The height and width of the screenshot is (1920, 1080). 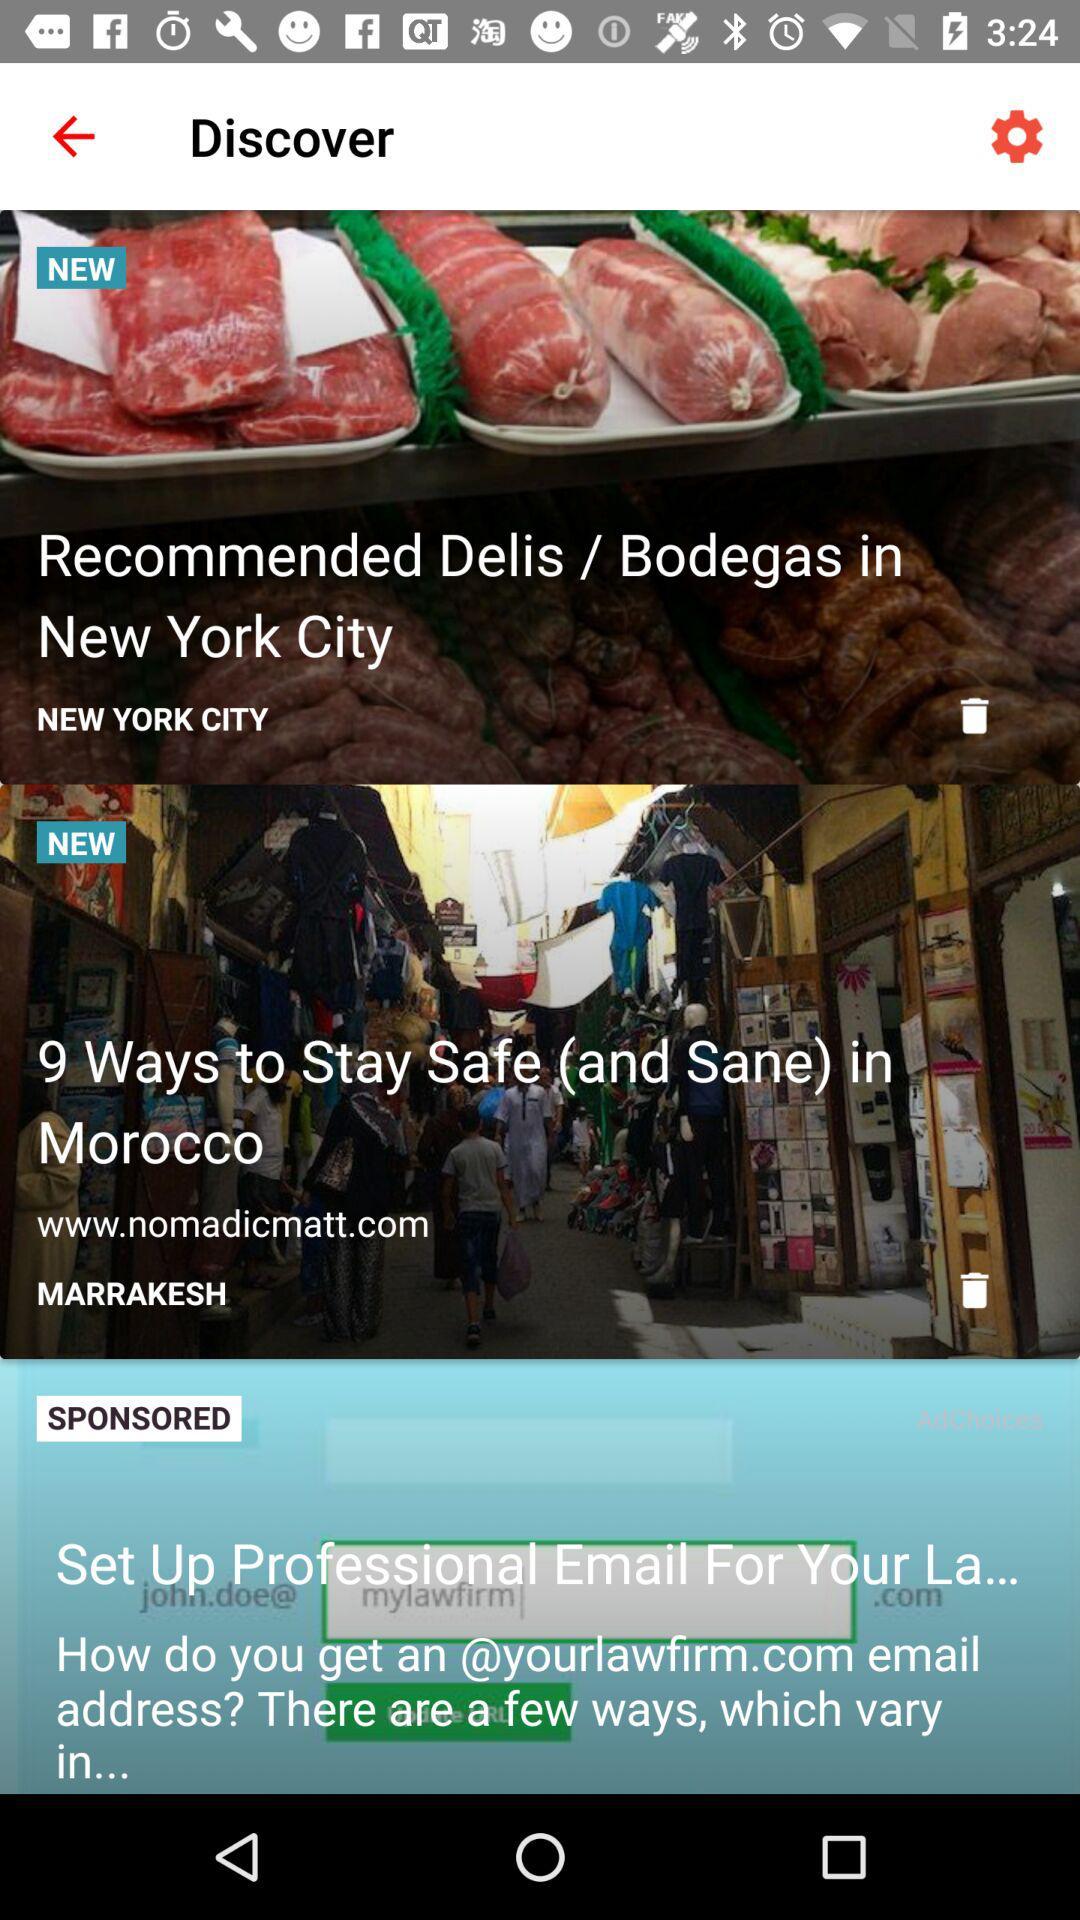 What do you see at coordinates (1017, 135) in the screenshot?
I see `the icon next to discover icon` at bounding box center [1017, 135].